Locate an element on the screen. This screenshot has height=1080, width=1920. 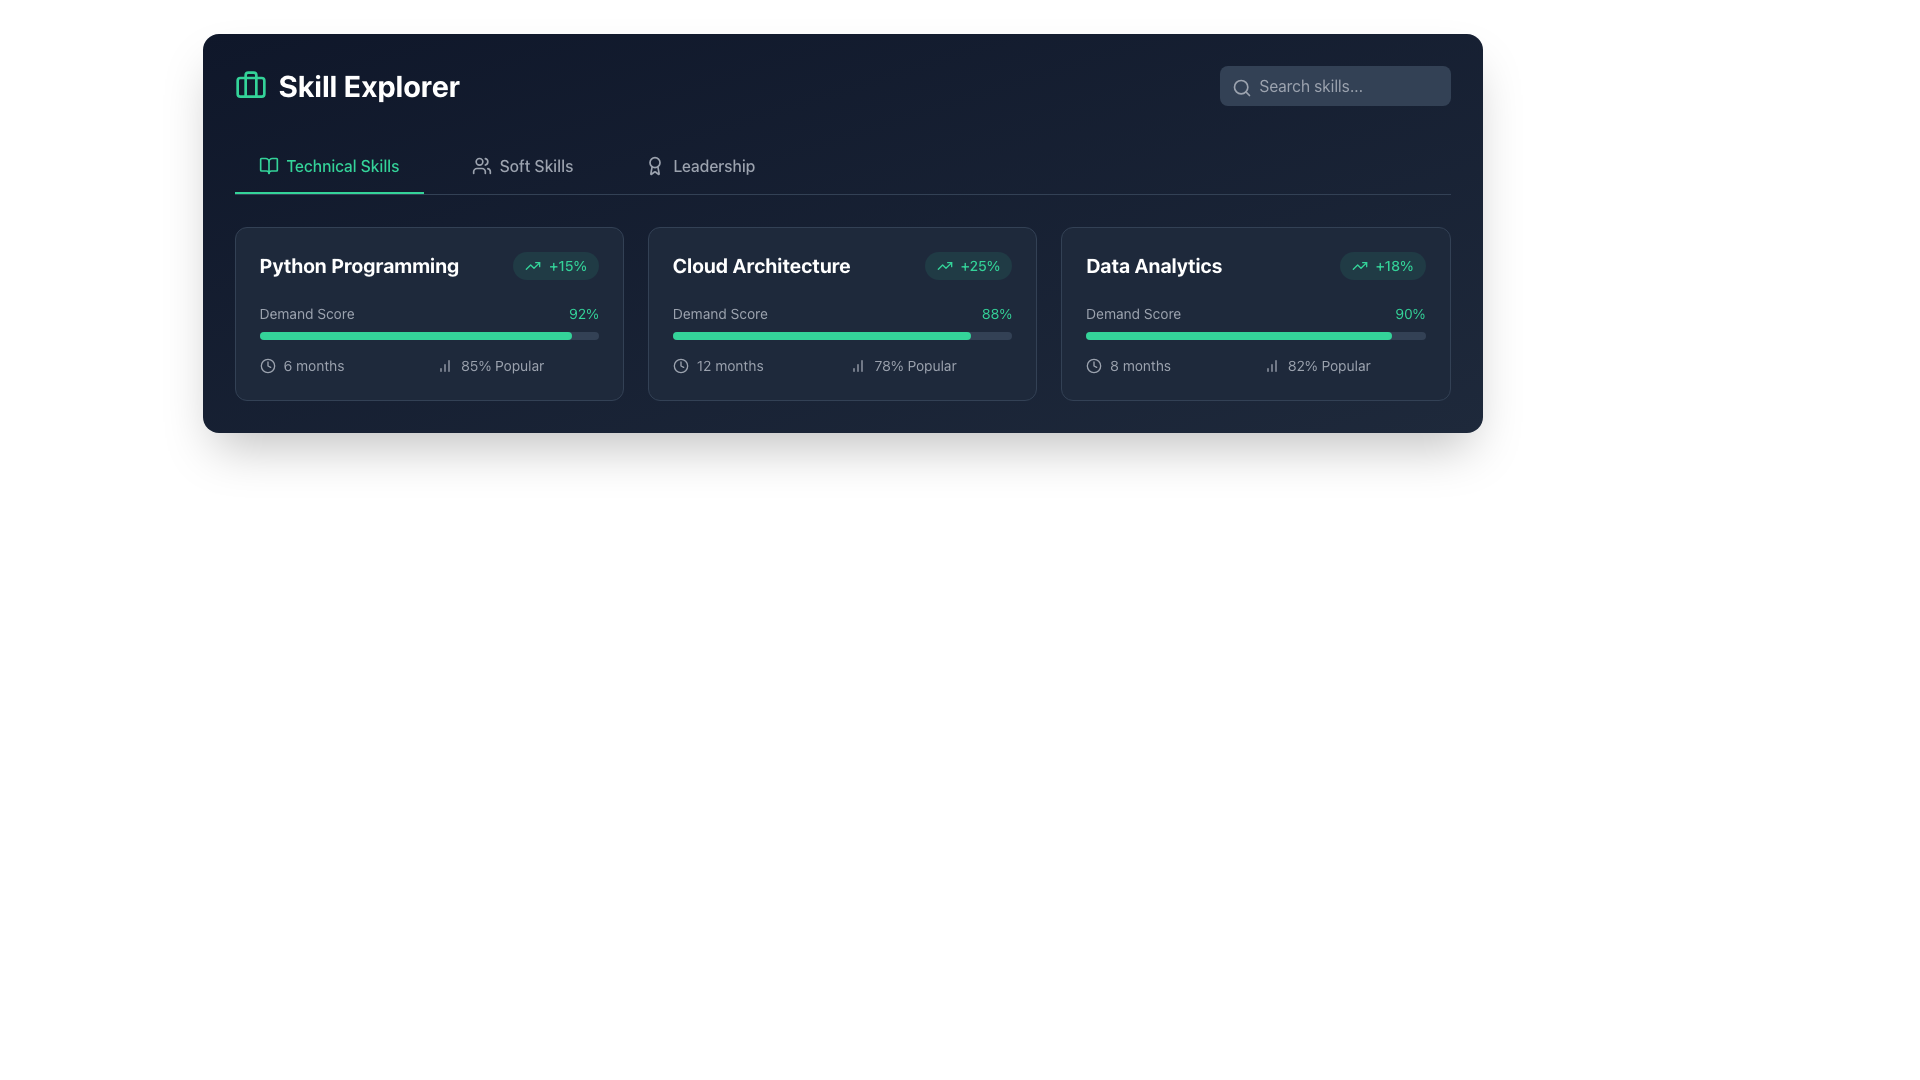
the middle vertical section of the briefcase handle icon located at the top left of the interface is located at coordinates (249, 83).